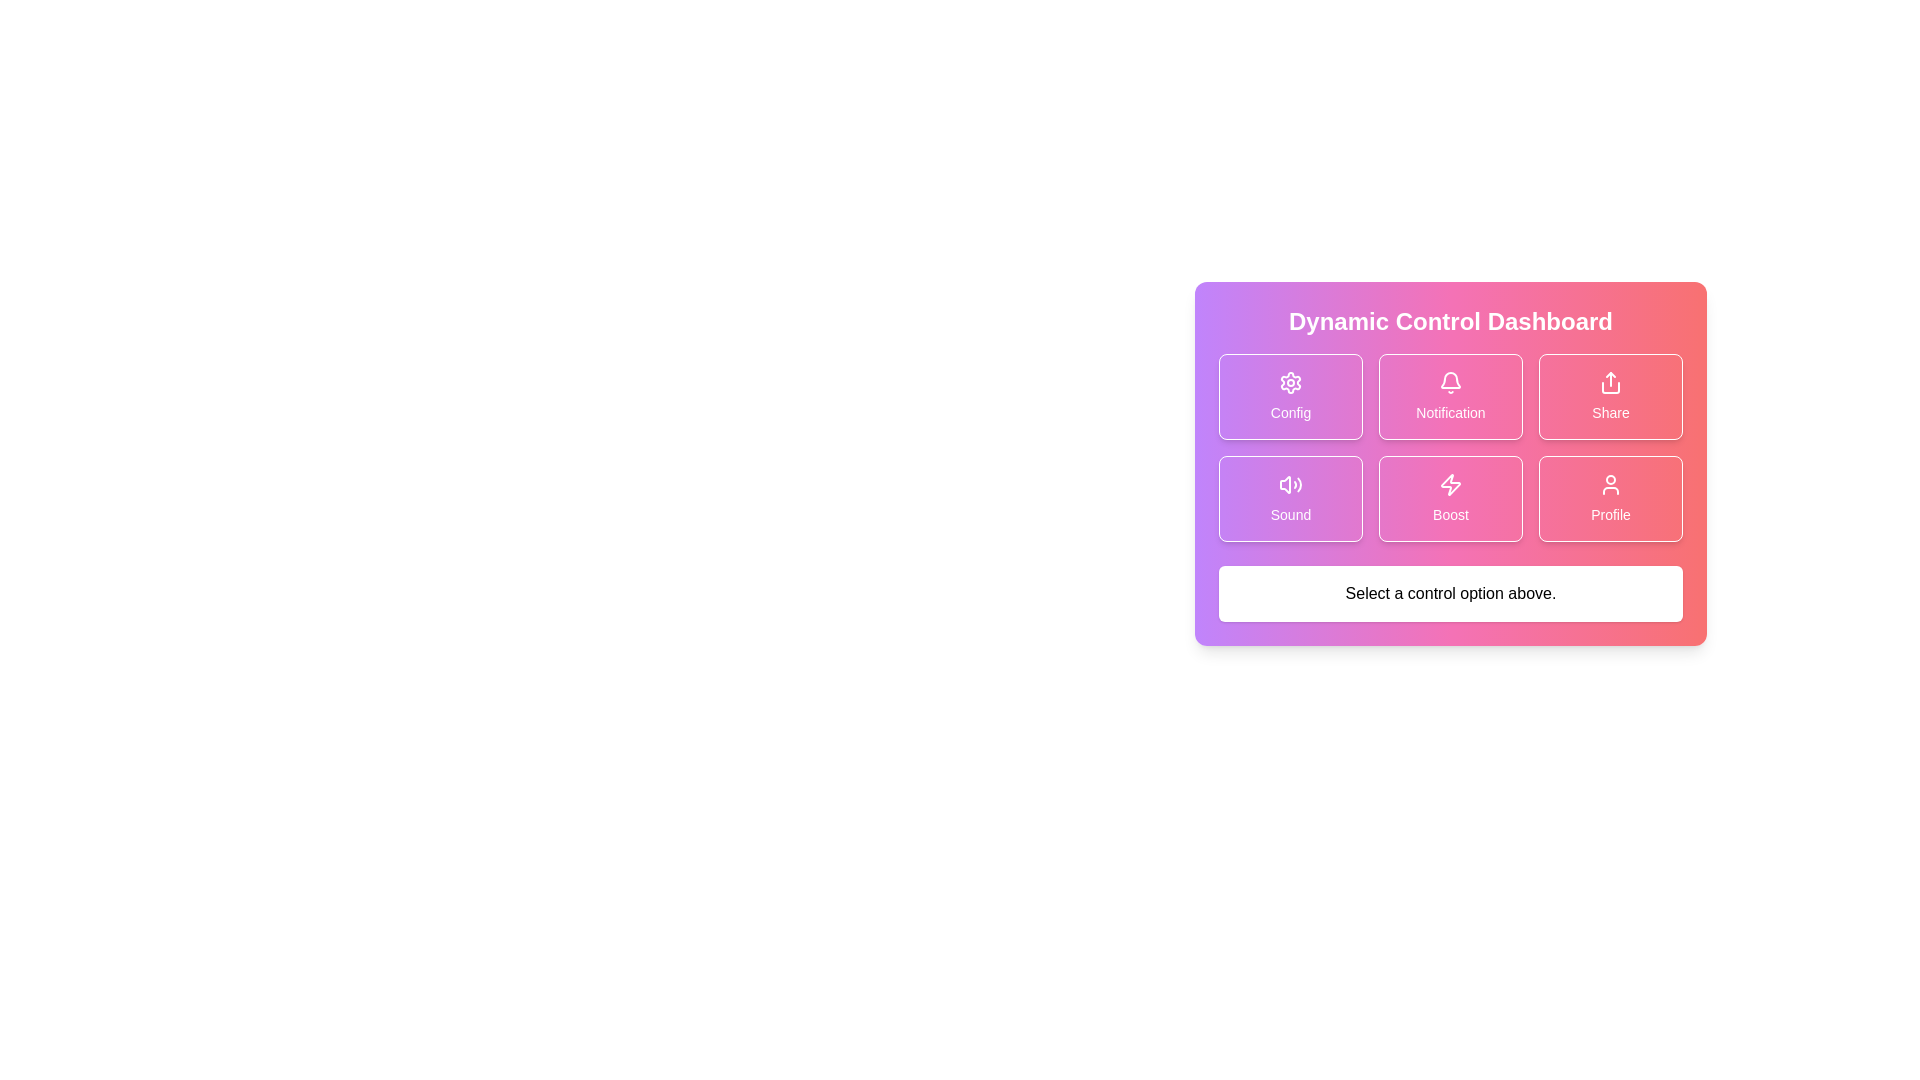 The width and height of the screenshot is (1920, 1080). What do you see at coordinates (1450, 380) in the screenshot?
I see `the top portion of the bell icon, which is styled with an outline and located within the pink 'Notification' button` at bounding box center [1450, 380].